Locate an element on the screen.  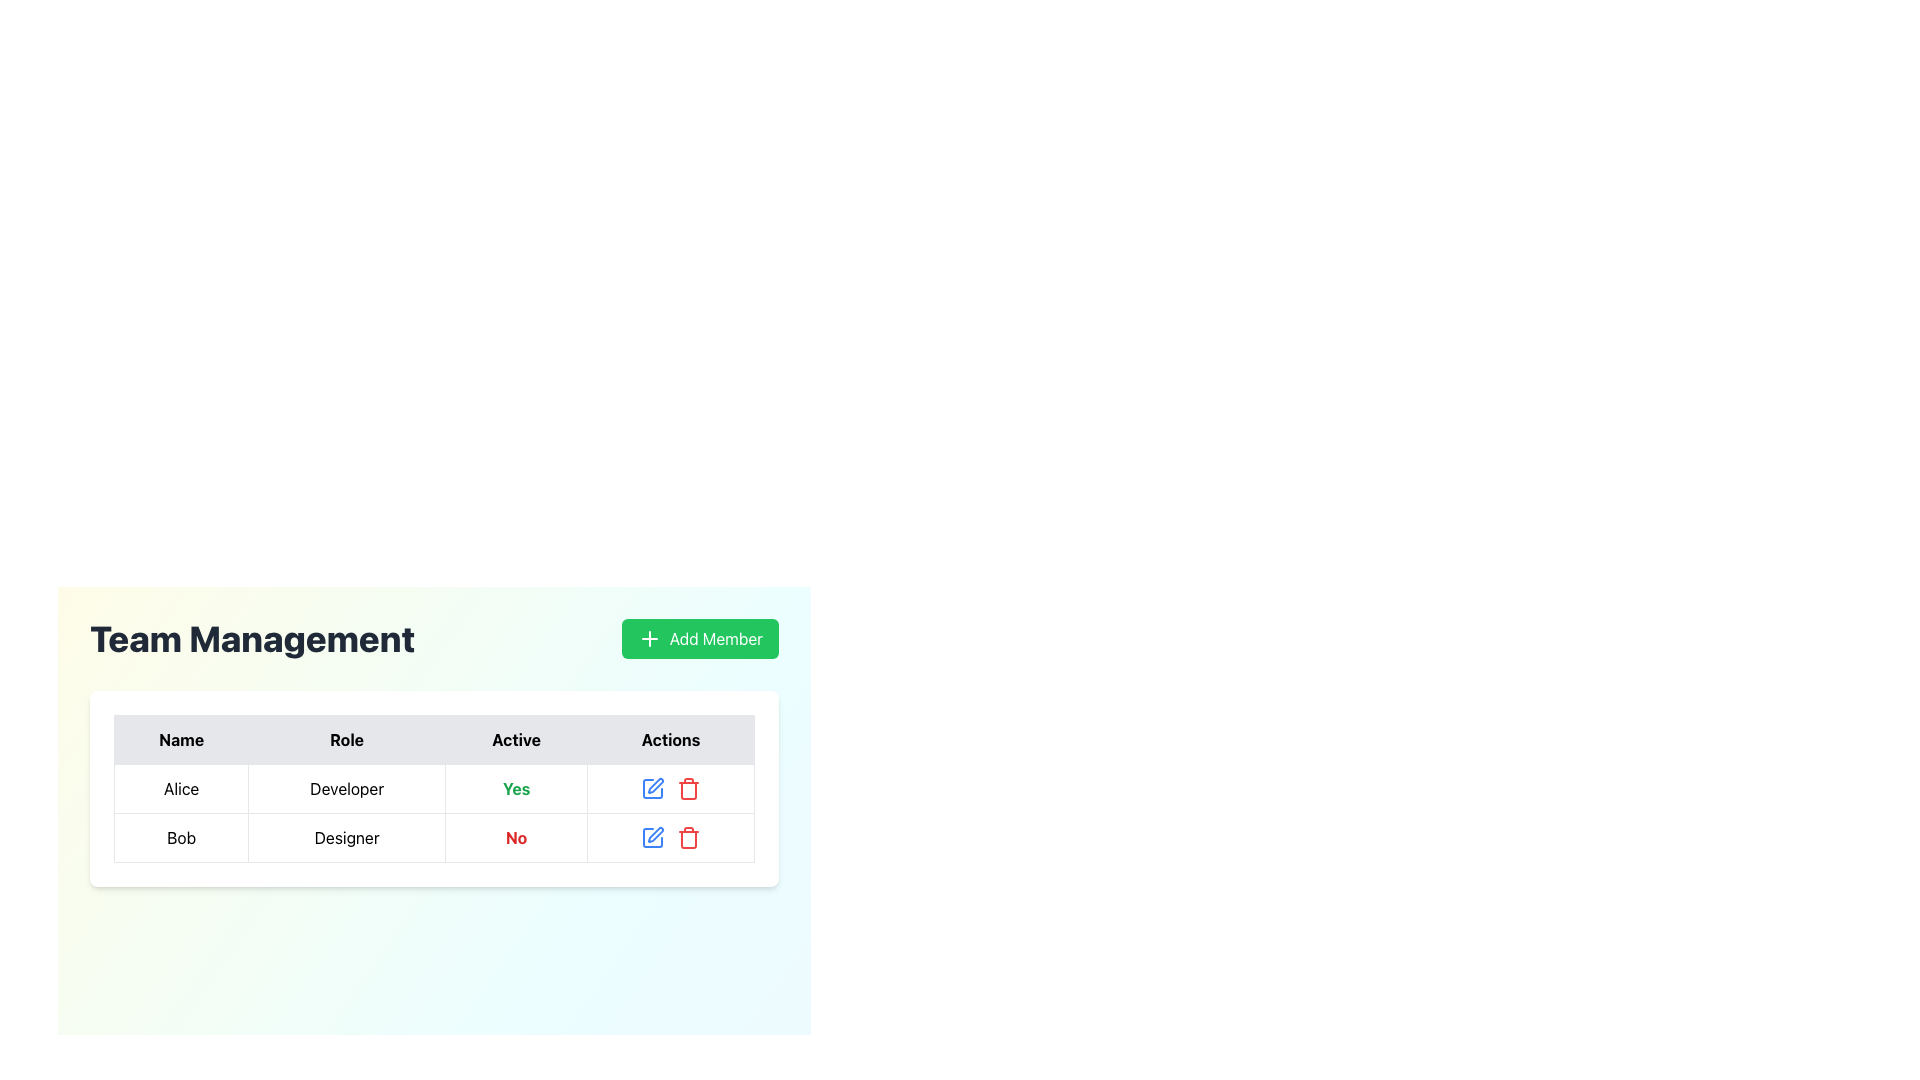
the plus icon, which is part of the 'Add Member' green button is located at coordinates (649, 639).